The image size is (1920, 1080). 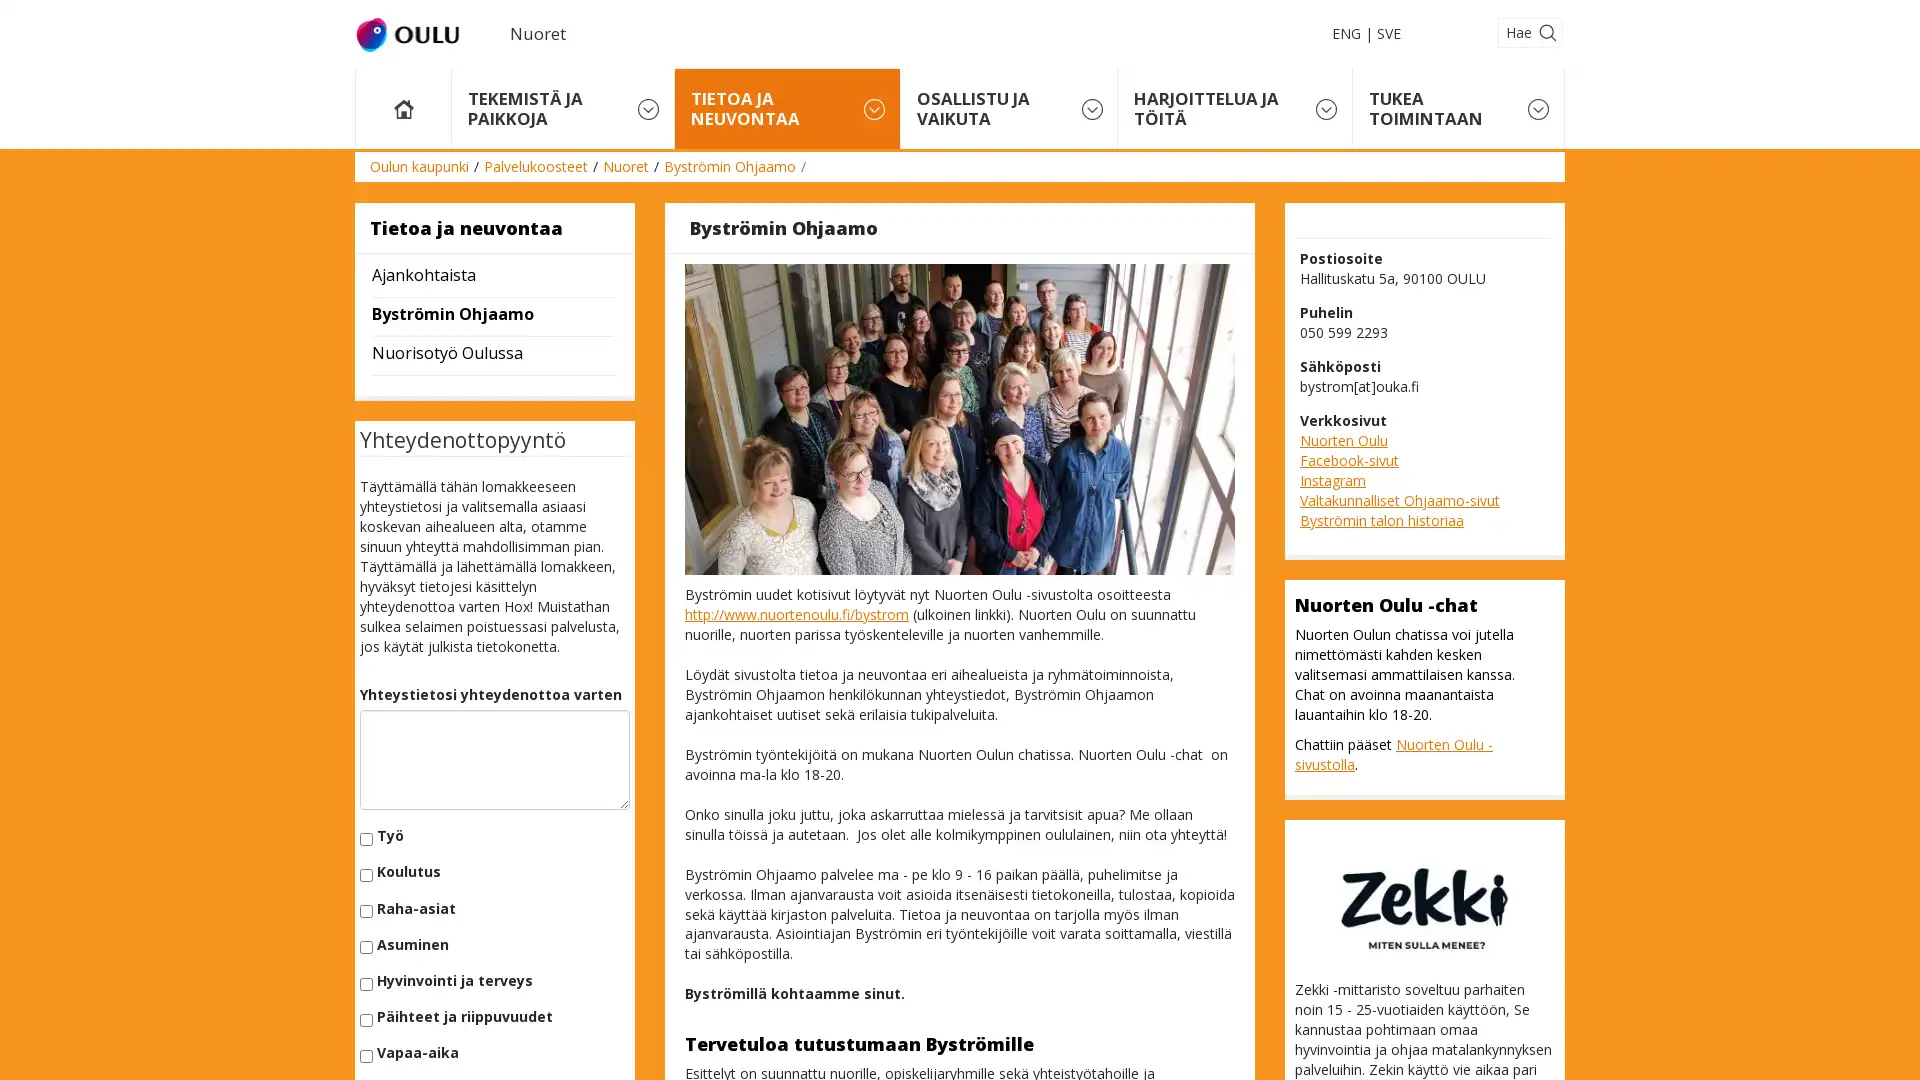 What do you see at coordinates (1536, 108) in the screenshot?
I see `Avaa valikko Tukea toimintaan` at bounding box center [1536, 108].